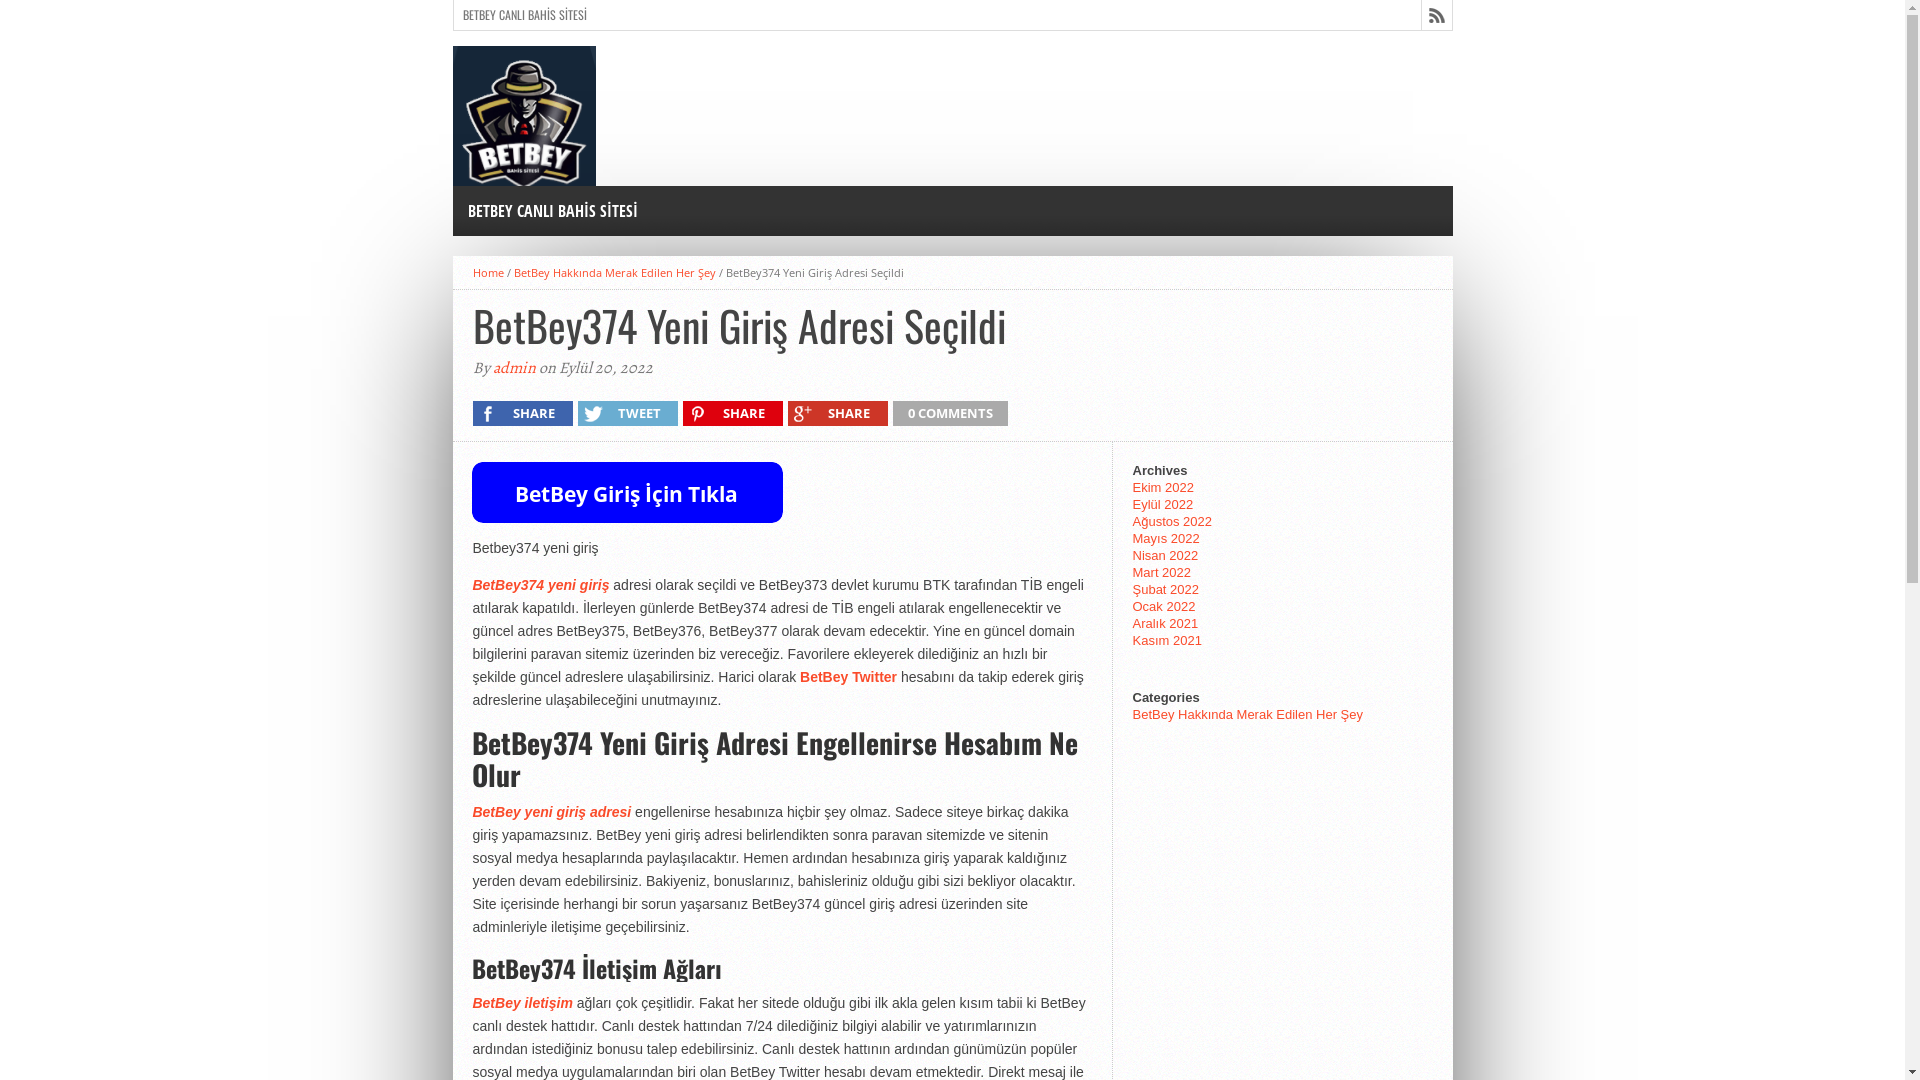 The height and width of the screenshot is (1080, 1920). I want to click on 'admin', so click(513, 367).